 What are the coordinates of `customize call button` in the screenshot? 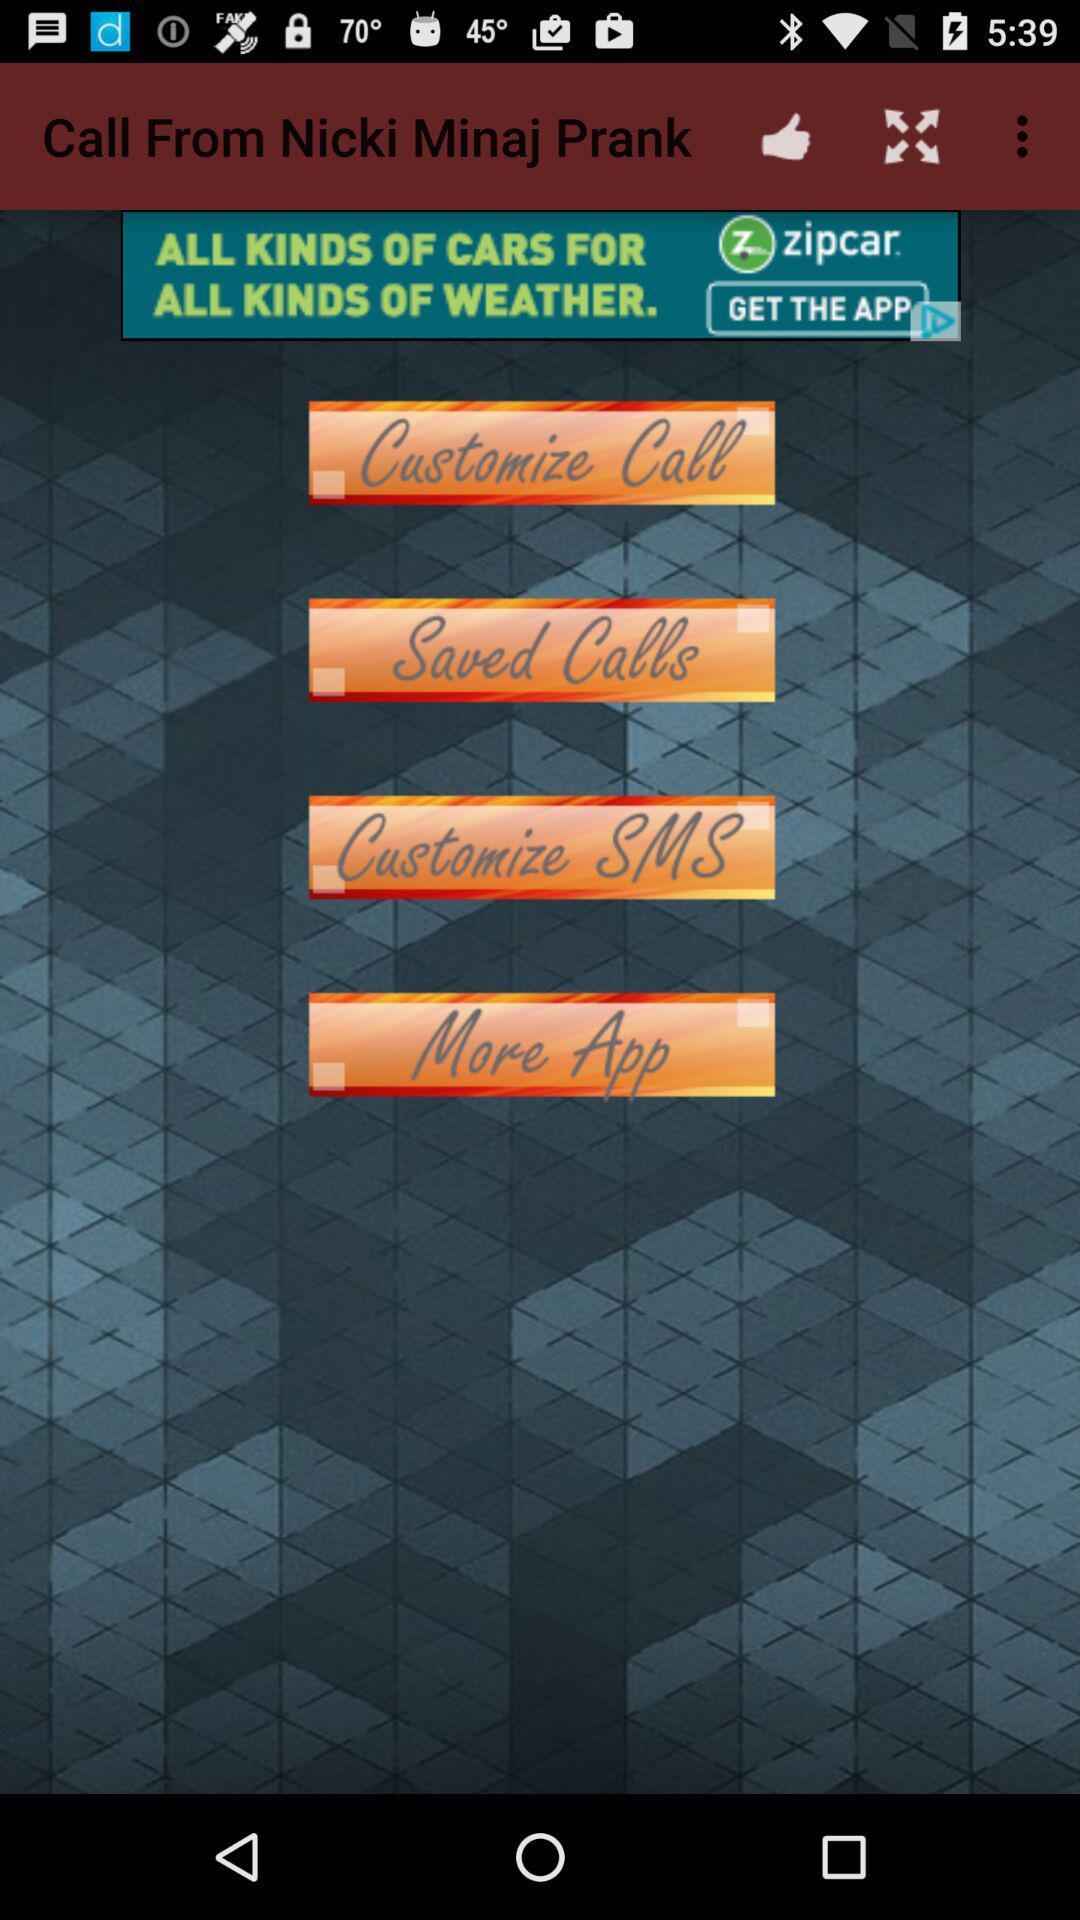 It's located at (540, 451).